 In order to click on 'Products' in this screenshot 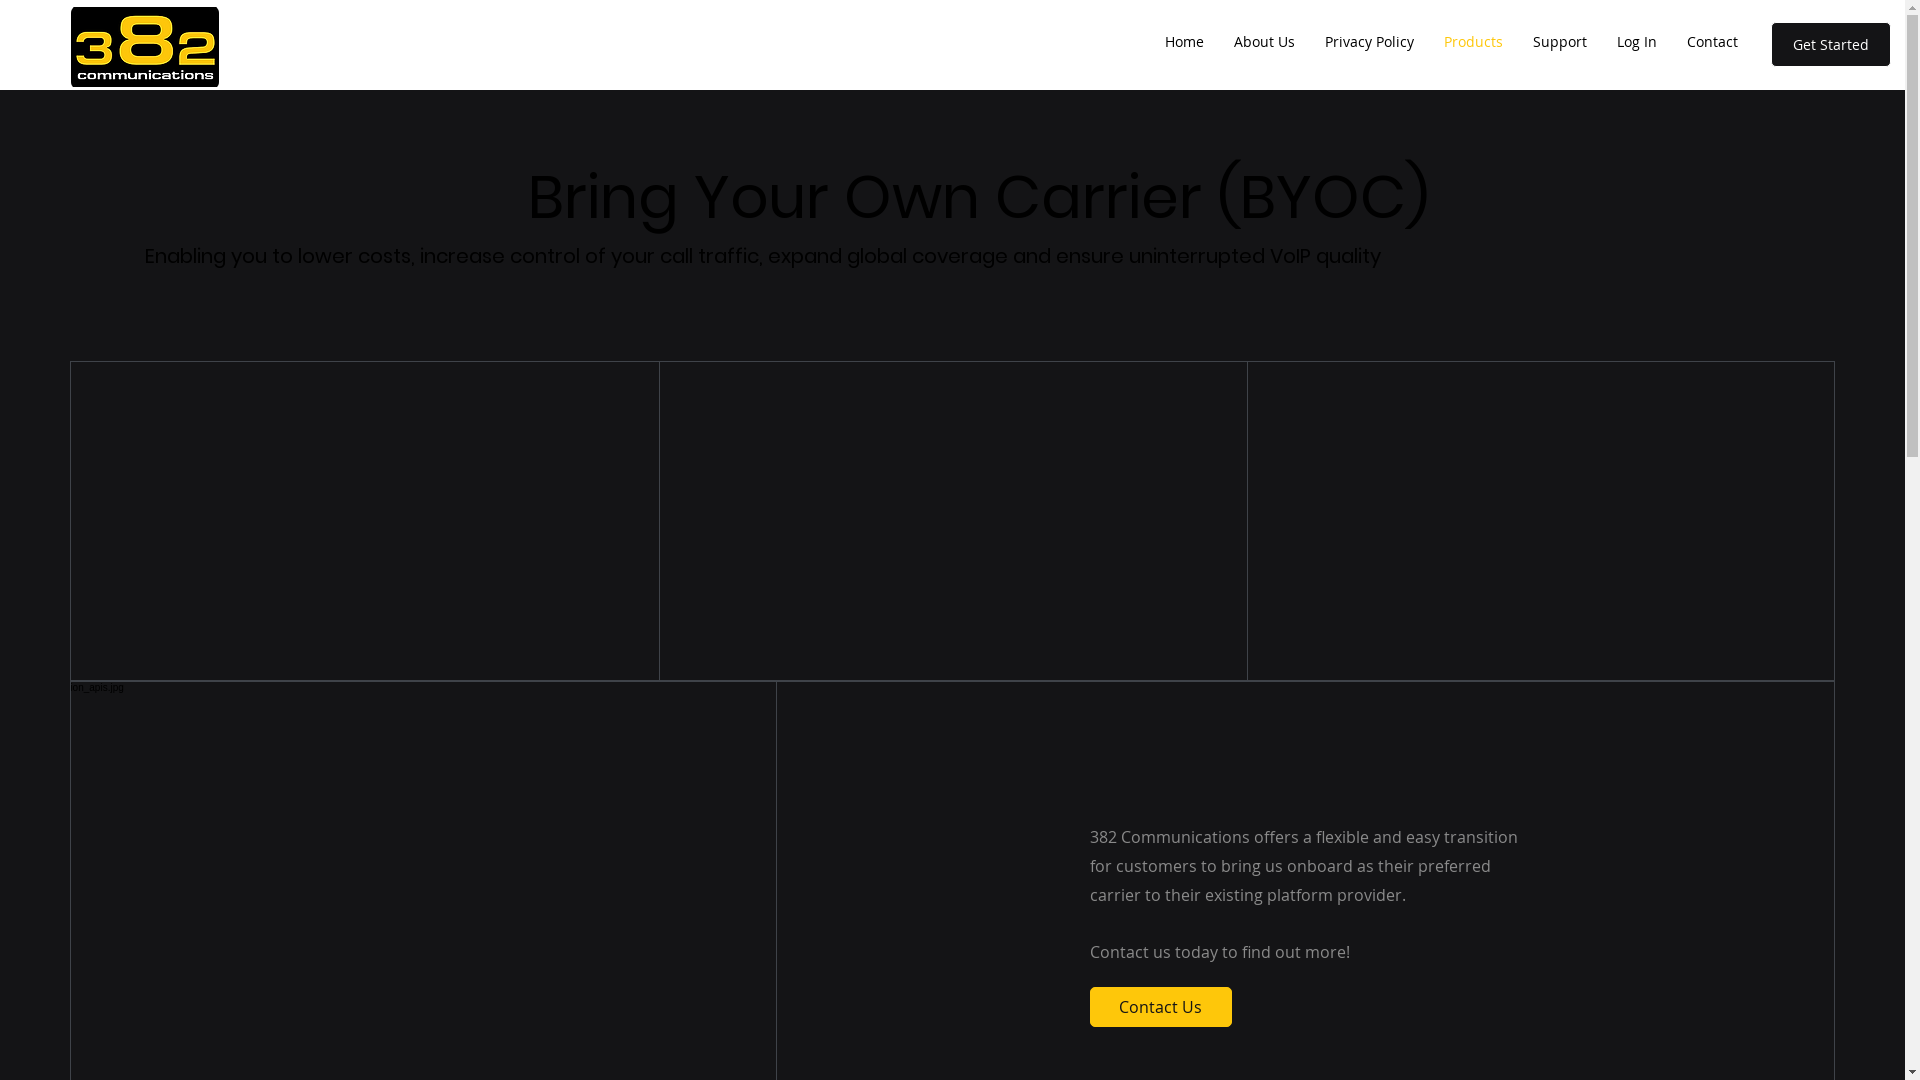, I will do `click(1428, 42)`.